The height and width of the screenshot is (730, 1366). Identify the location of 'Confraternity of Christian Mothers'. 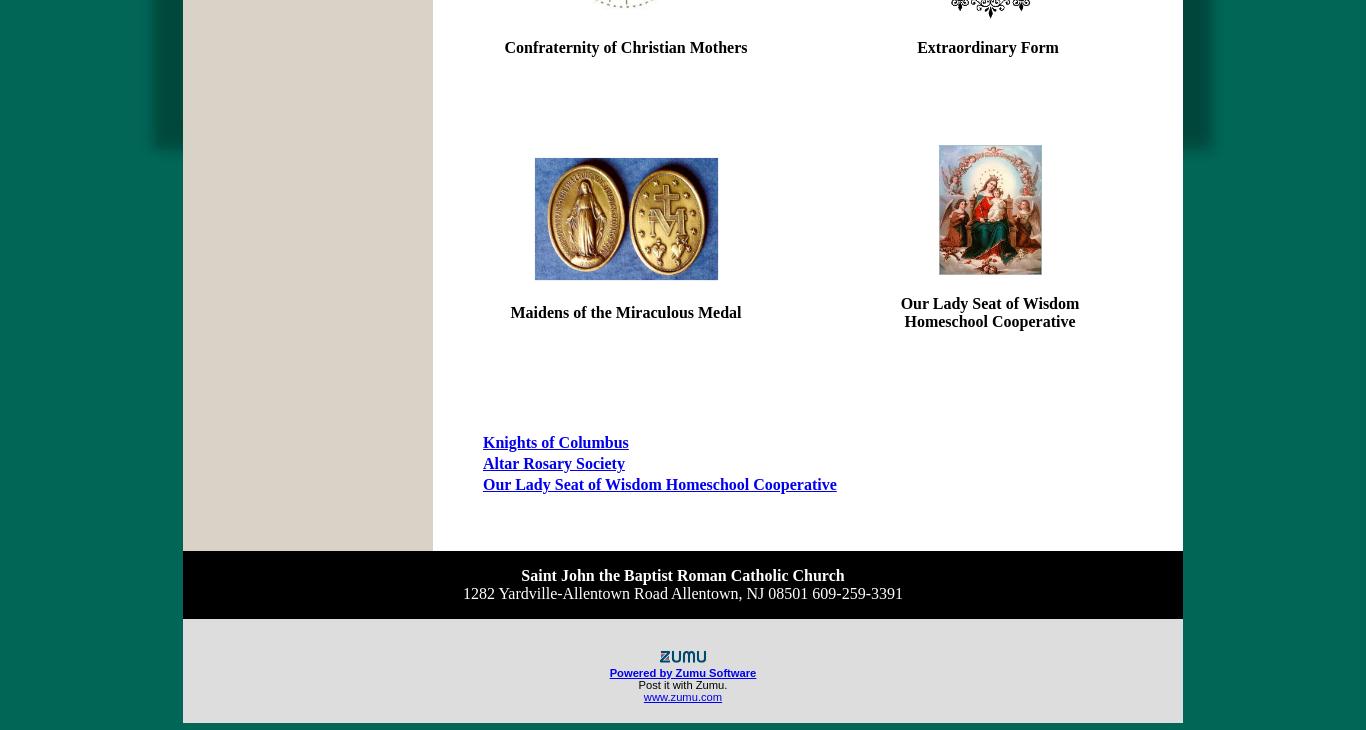
(624, 46).